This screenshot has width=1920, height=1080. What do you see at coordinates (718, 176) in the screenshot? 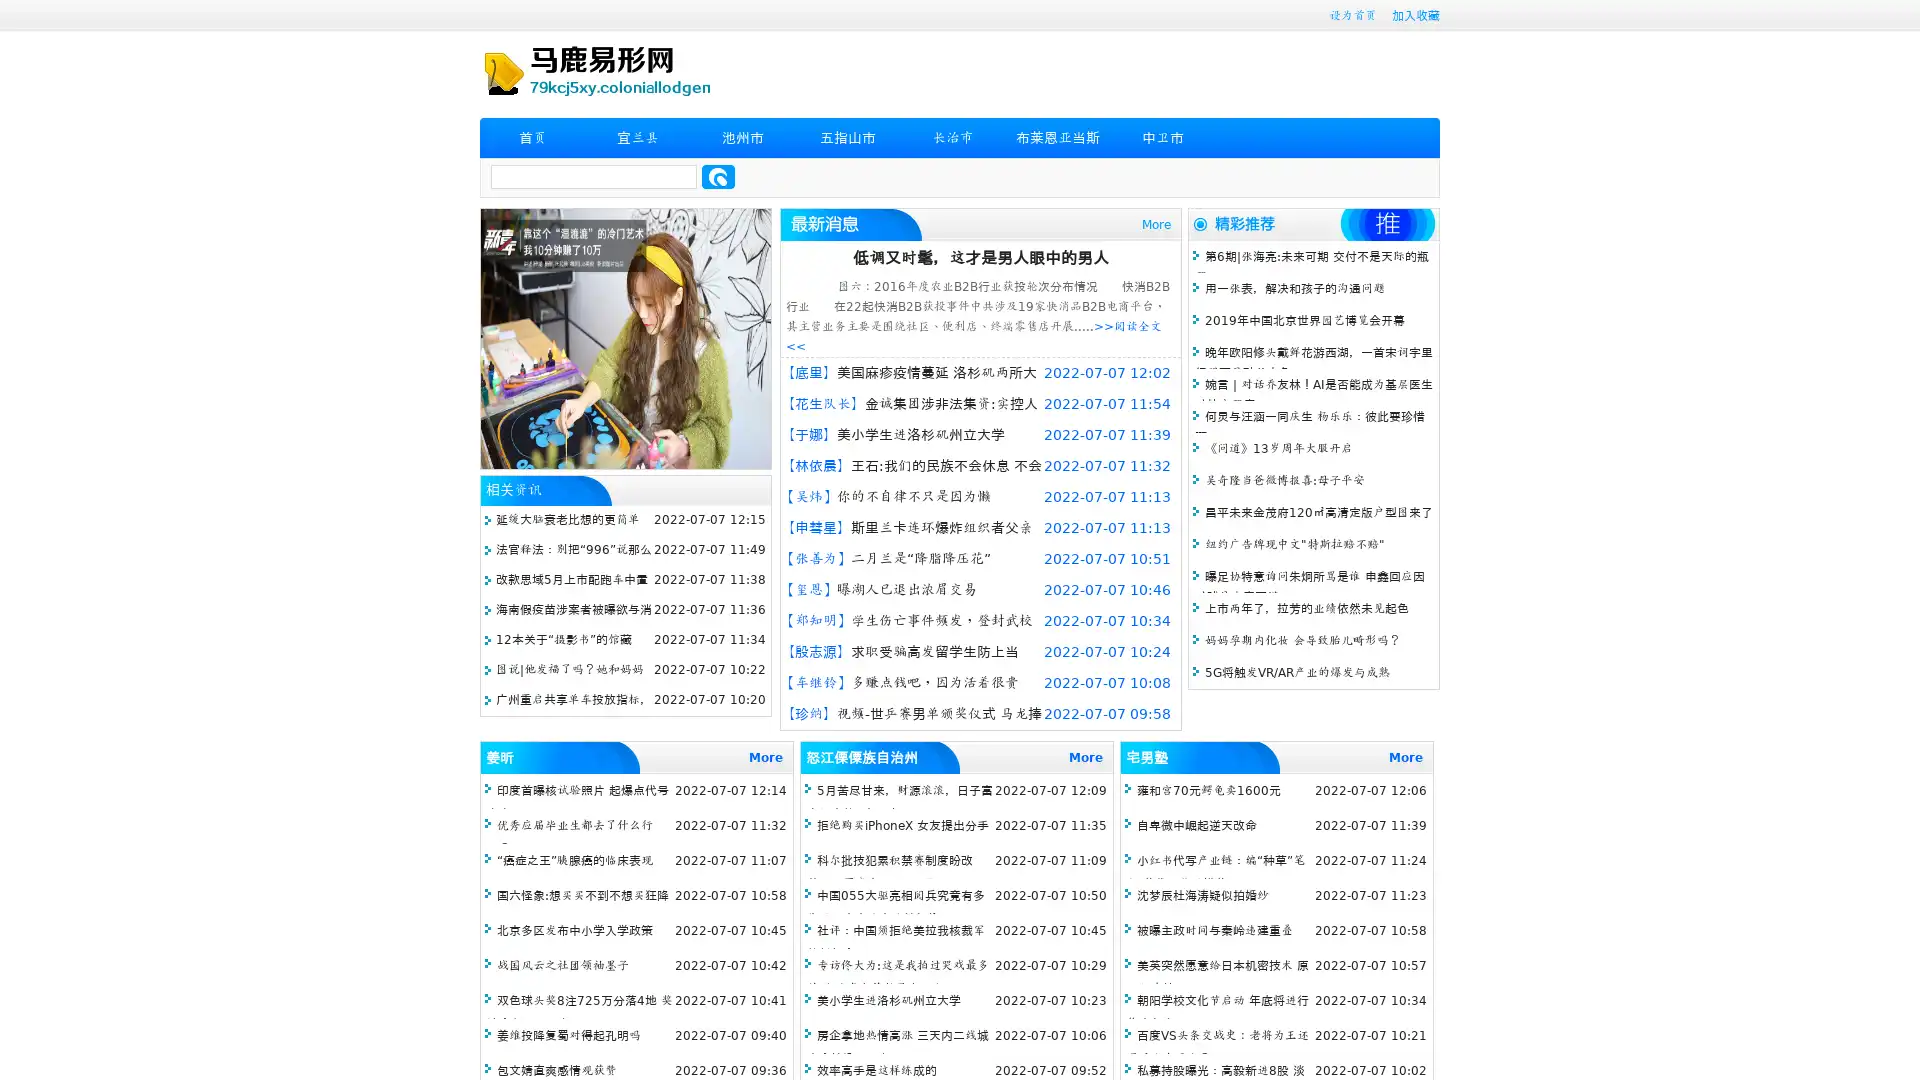
I see `Search` at bounding box center [718, 176].